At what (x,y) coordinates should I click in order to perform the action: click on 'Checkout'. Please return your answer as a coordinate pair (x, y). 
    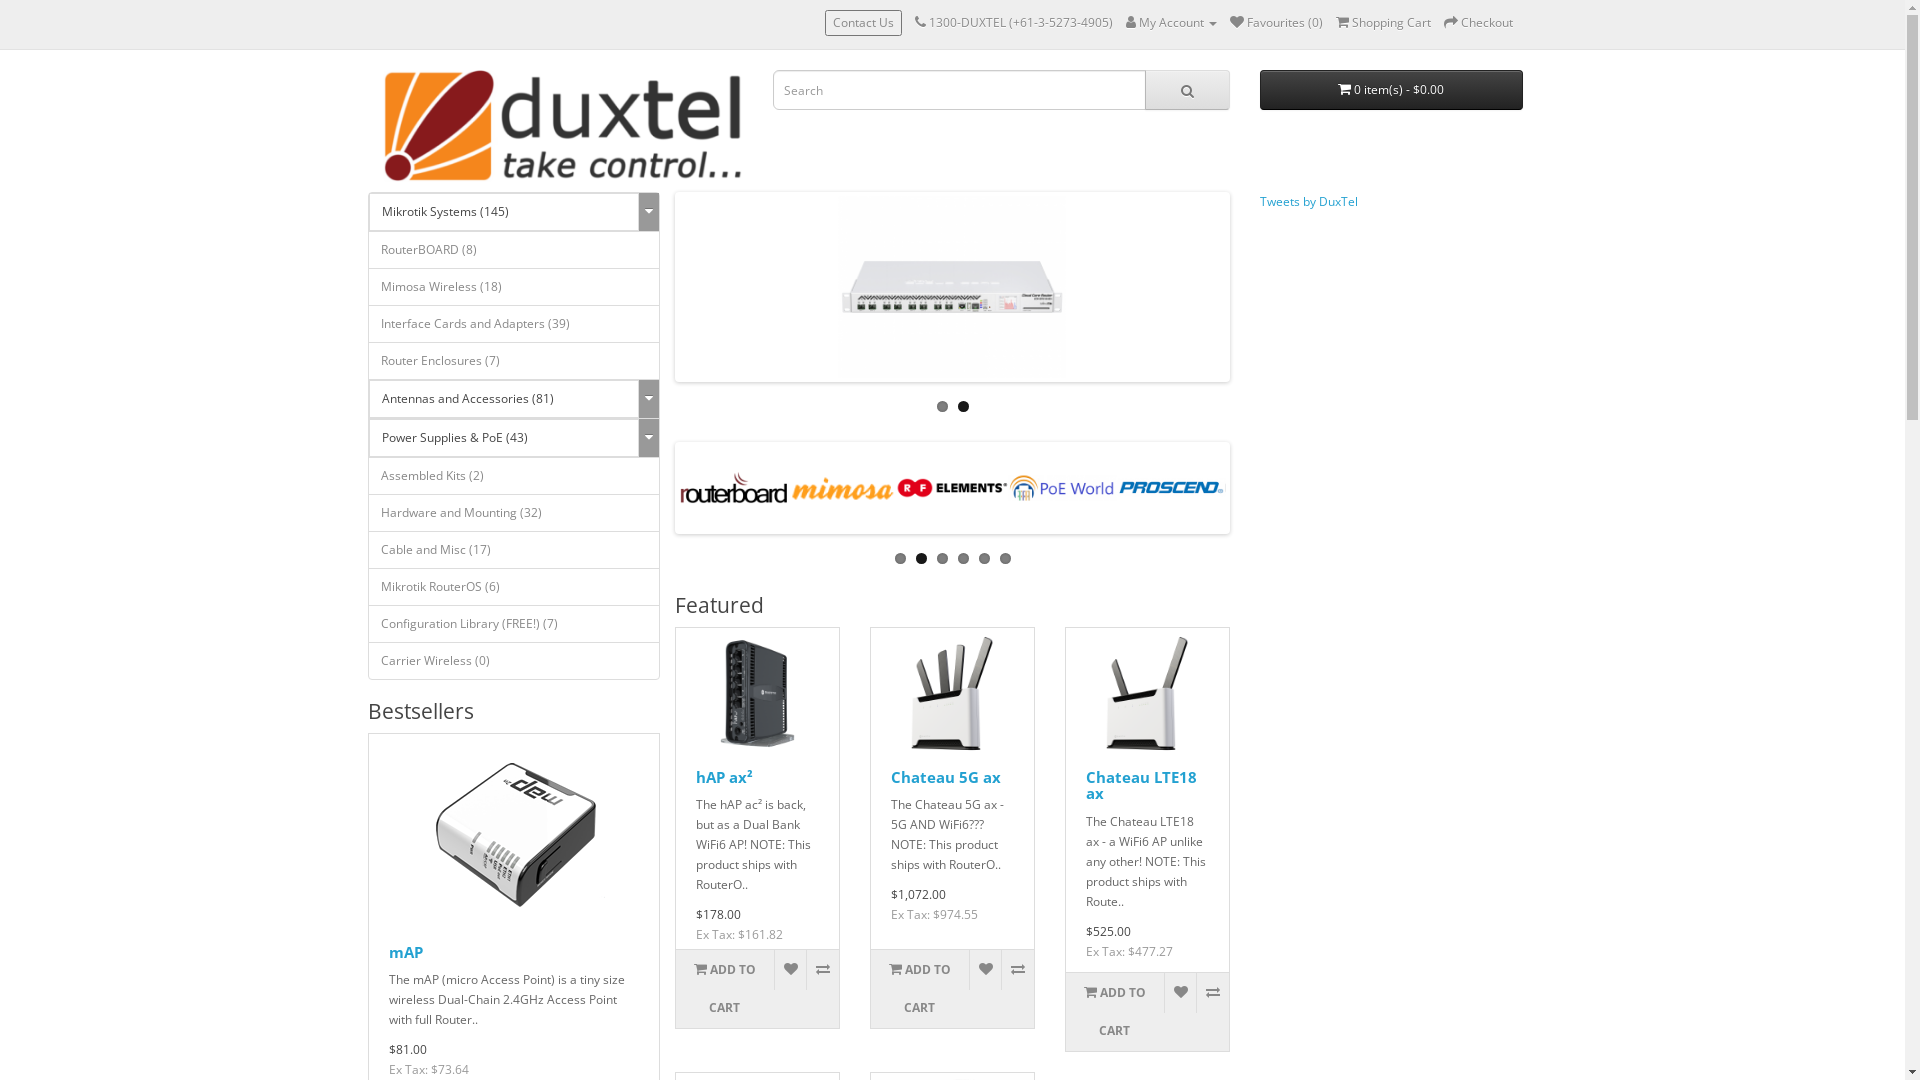
    Looking at the image, I should click on (1478, 22).